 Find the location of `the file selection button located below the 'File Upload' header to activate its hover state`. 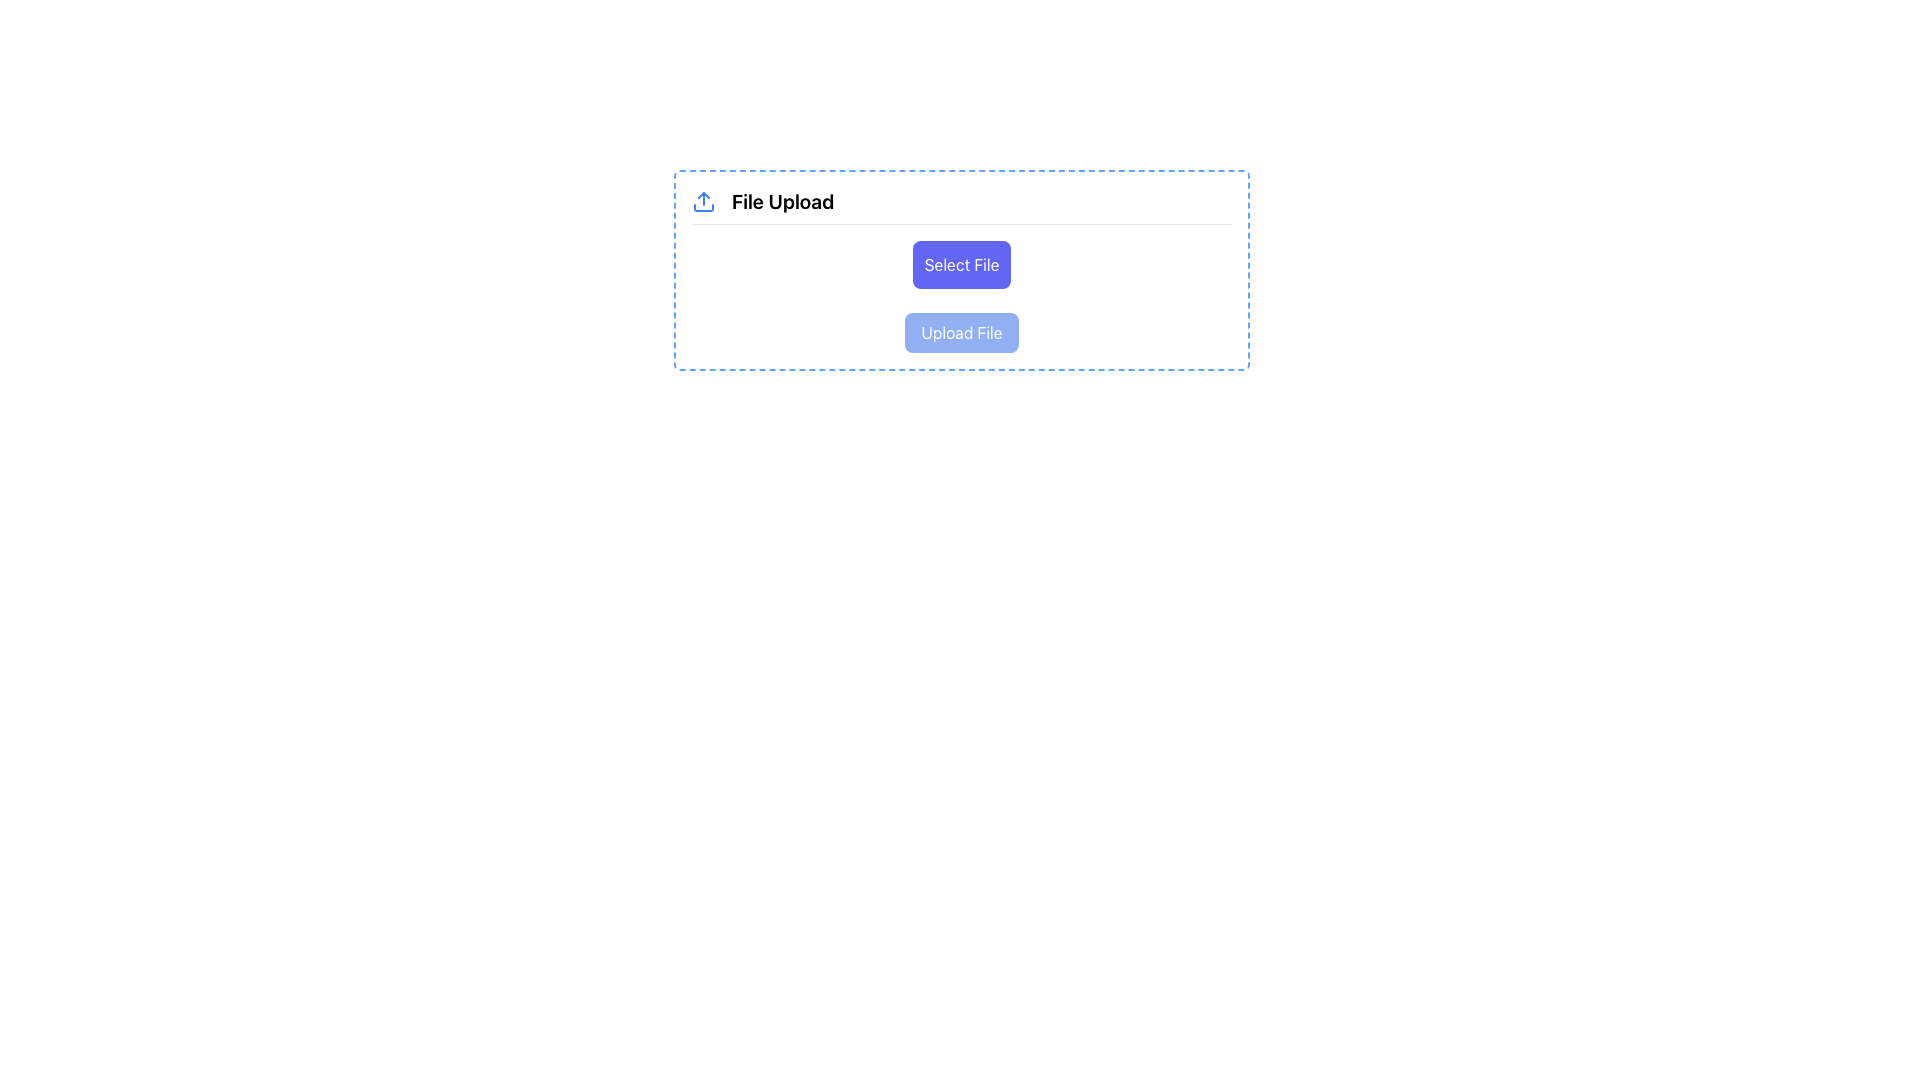

the file selection button located below the 'File Upload' header to activate its hover state is located at coordinates (961, 270).